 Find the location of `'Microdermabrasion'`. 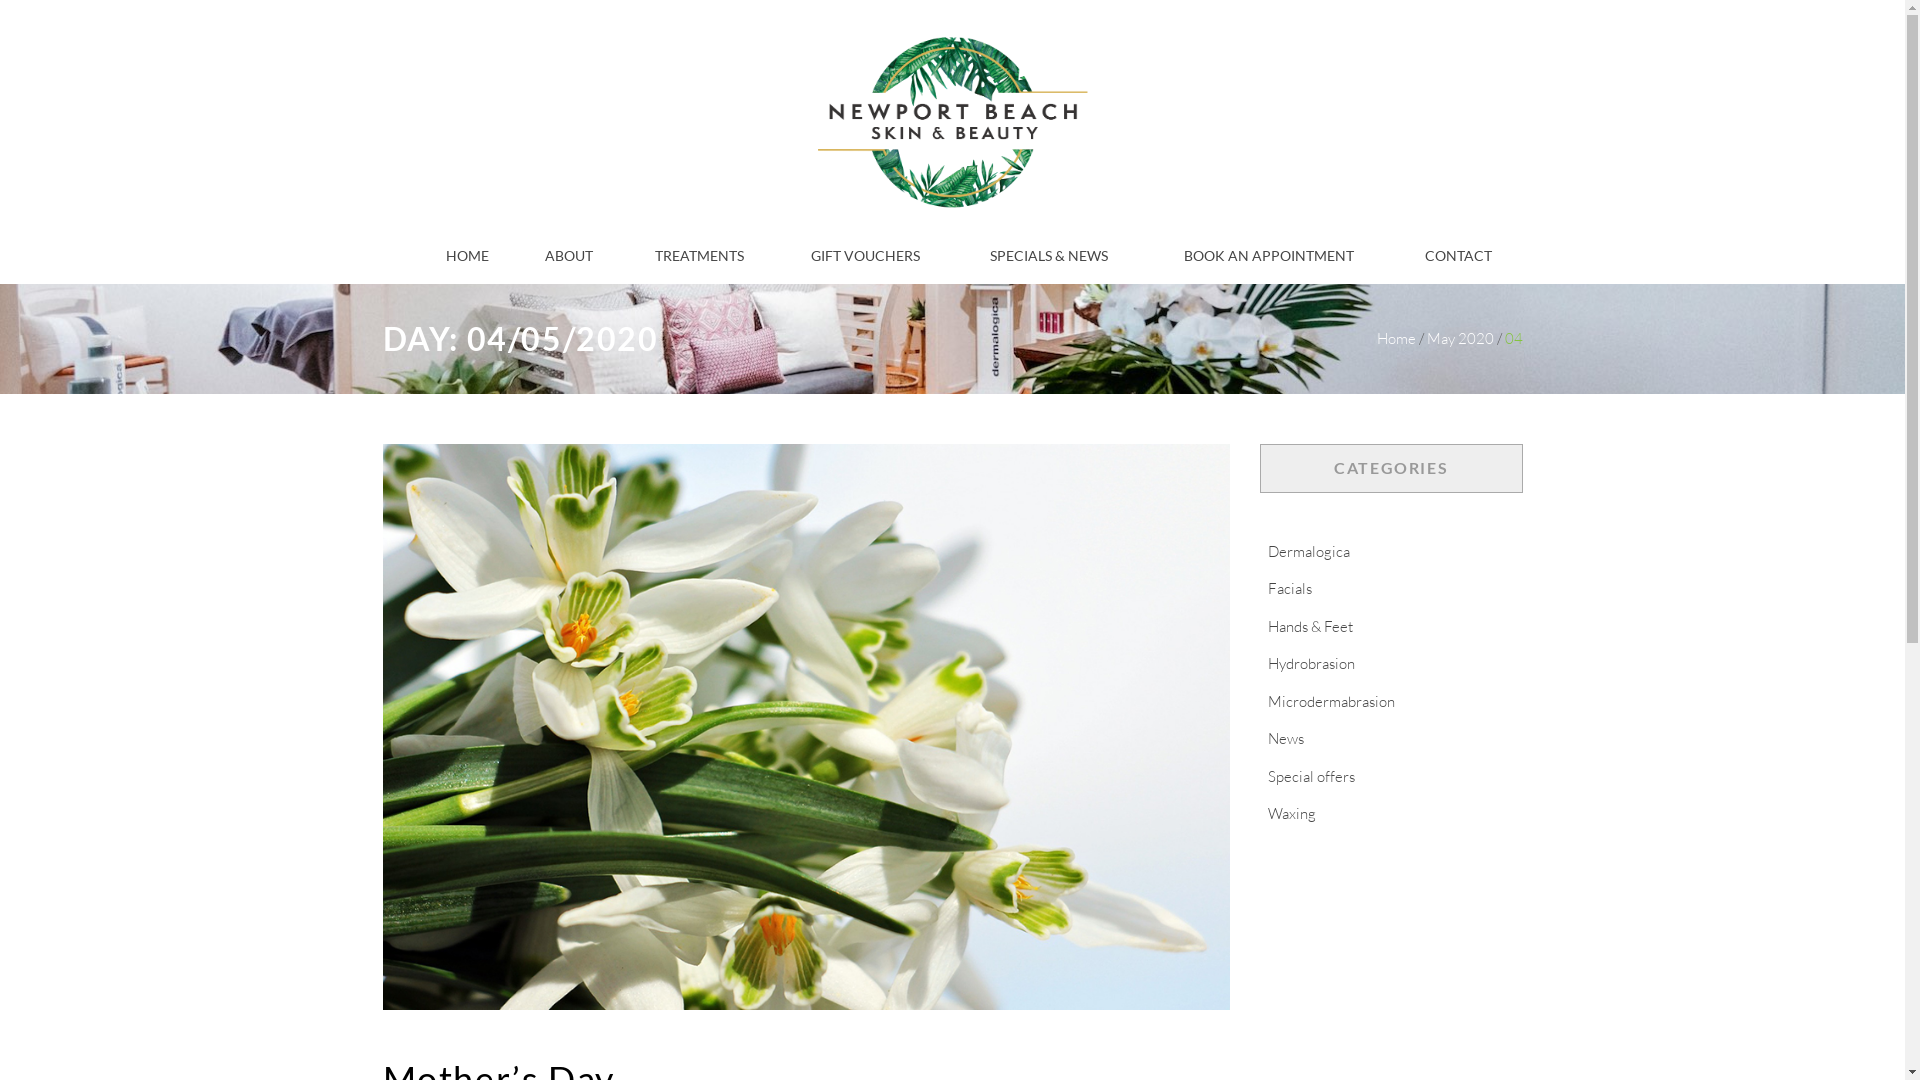

'Microdermabrasion' is located at coordinates (1331, 700).